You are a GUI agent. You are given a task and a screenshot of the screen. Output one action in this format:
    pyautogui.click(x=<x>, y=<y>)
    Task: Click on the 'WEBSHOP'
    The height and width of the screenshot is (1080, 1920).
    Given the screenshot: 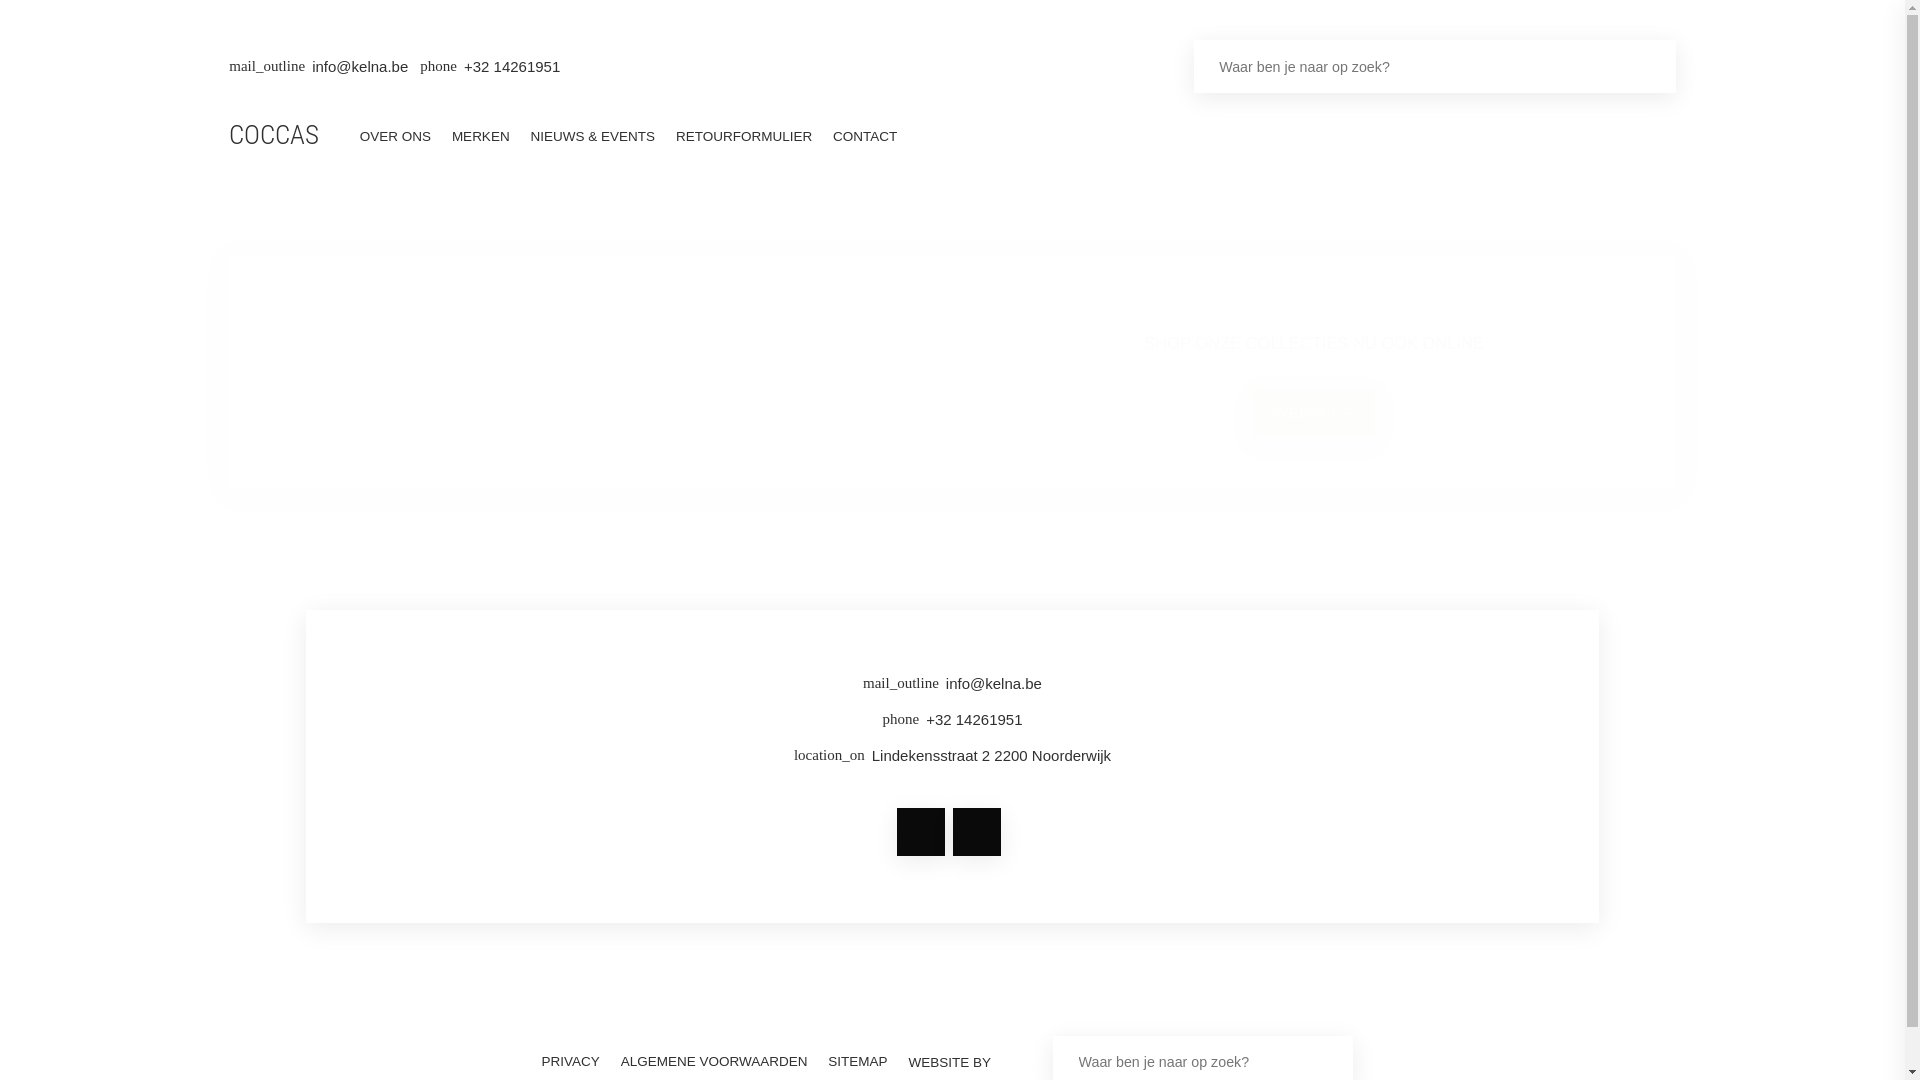 What is the action you would take?
    pyautogui.click(x=1314, y=411)
    